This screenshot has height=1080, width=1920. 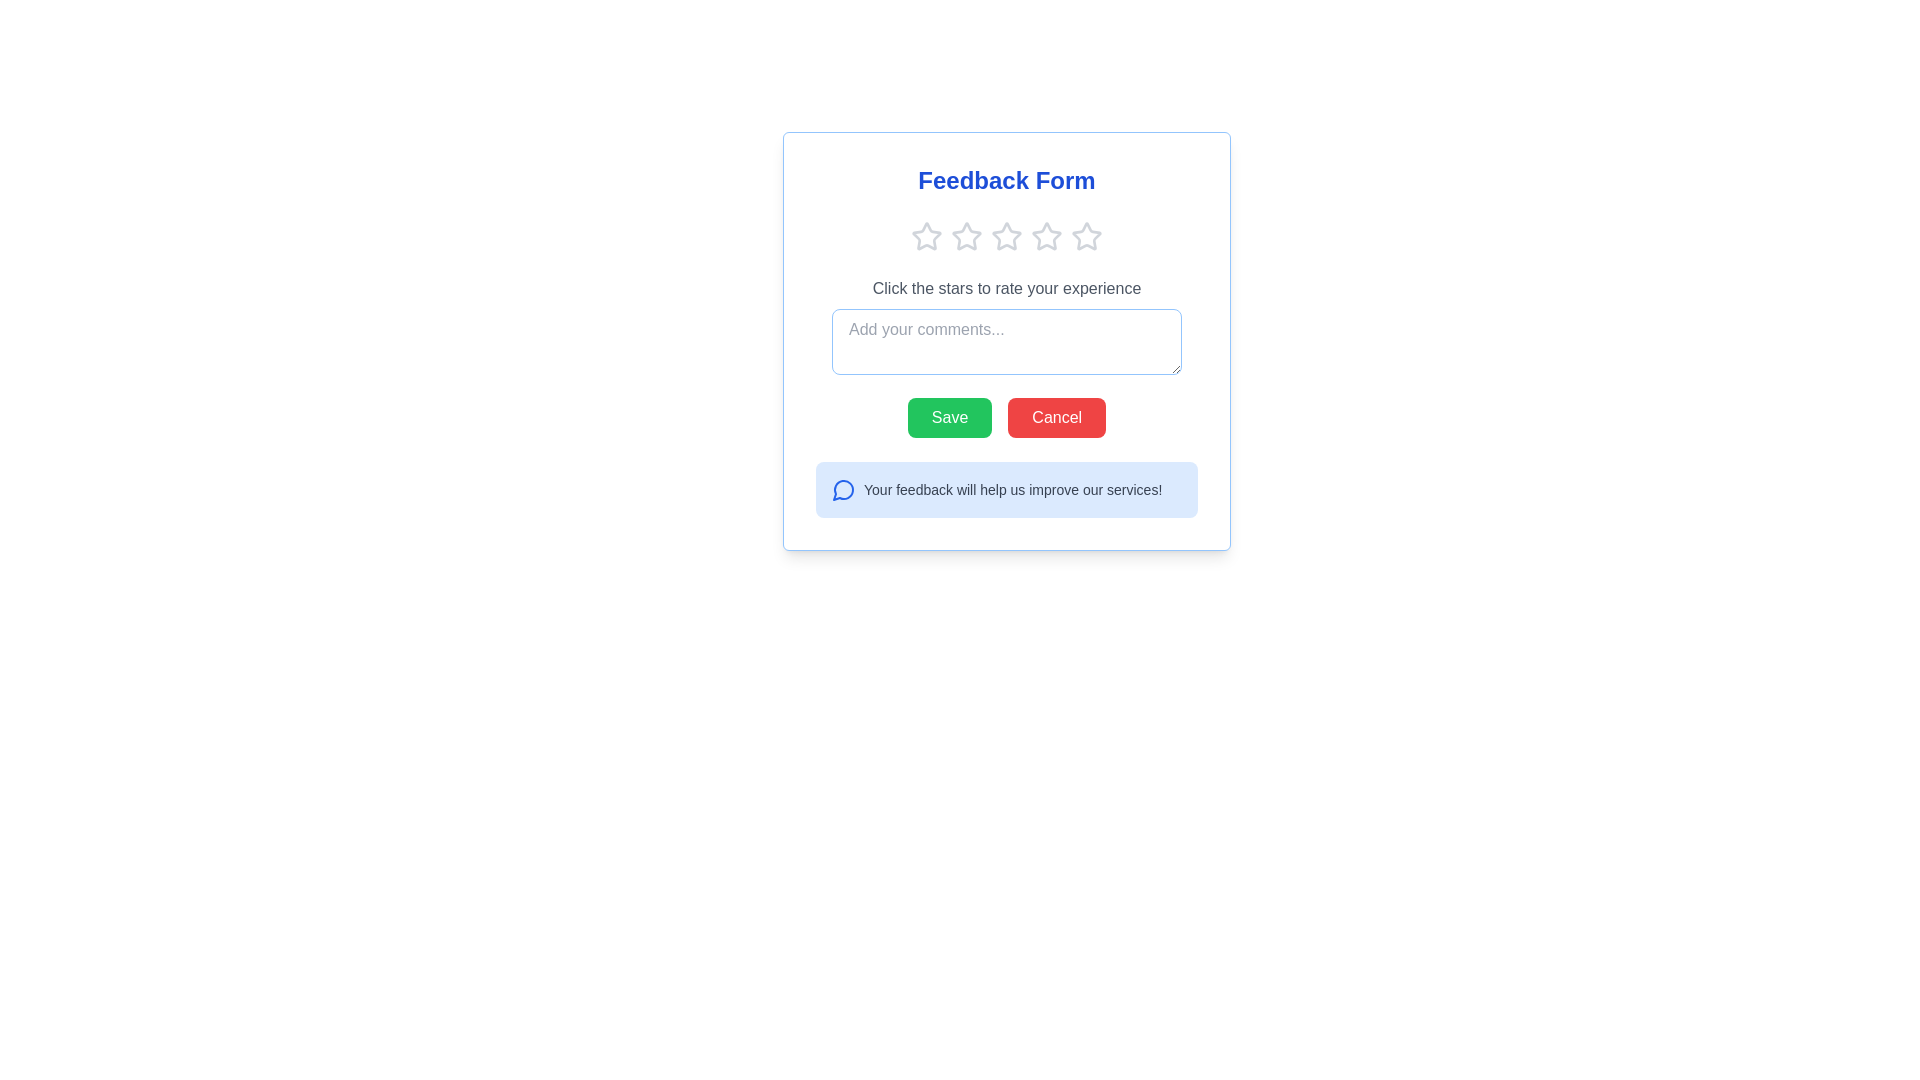 I want to click on the second star-shaped interactive rating icon, so click(x=1007, y=235).